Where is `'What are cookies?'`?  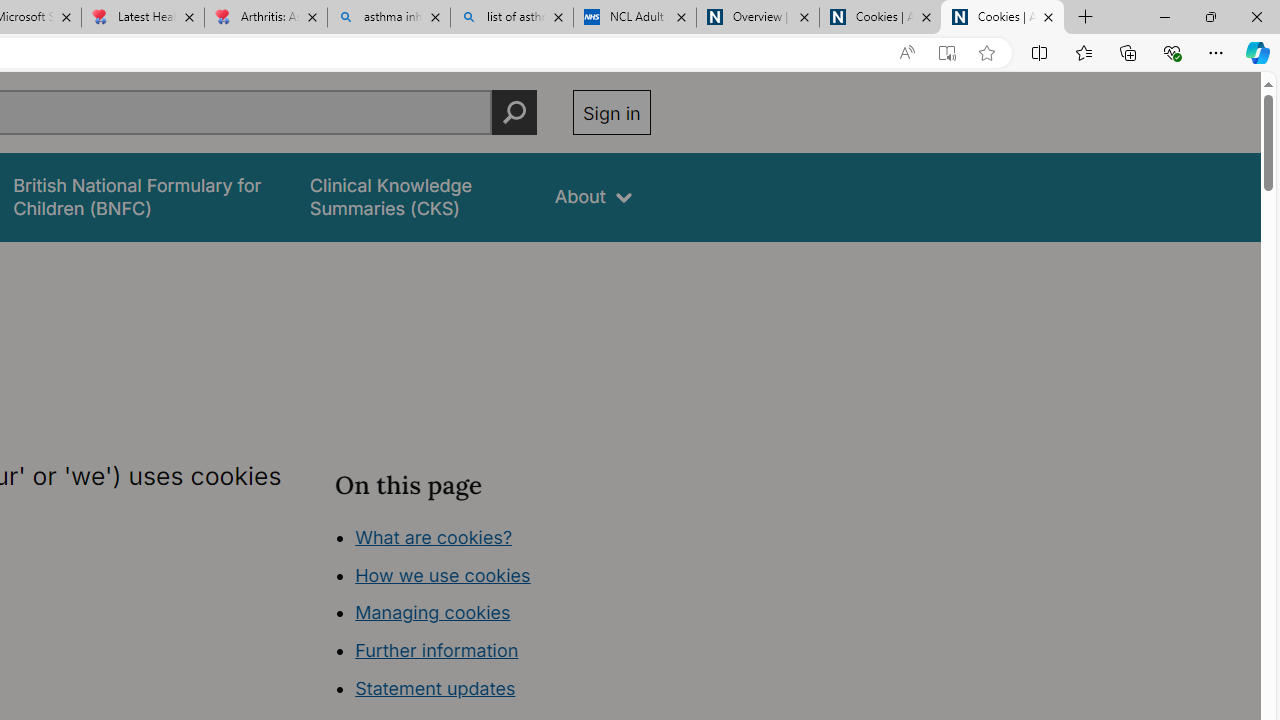 'What are cookies?' is located at coordinates (432, 536).